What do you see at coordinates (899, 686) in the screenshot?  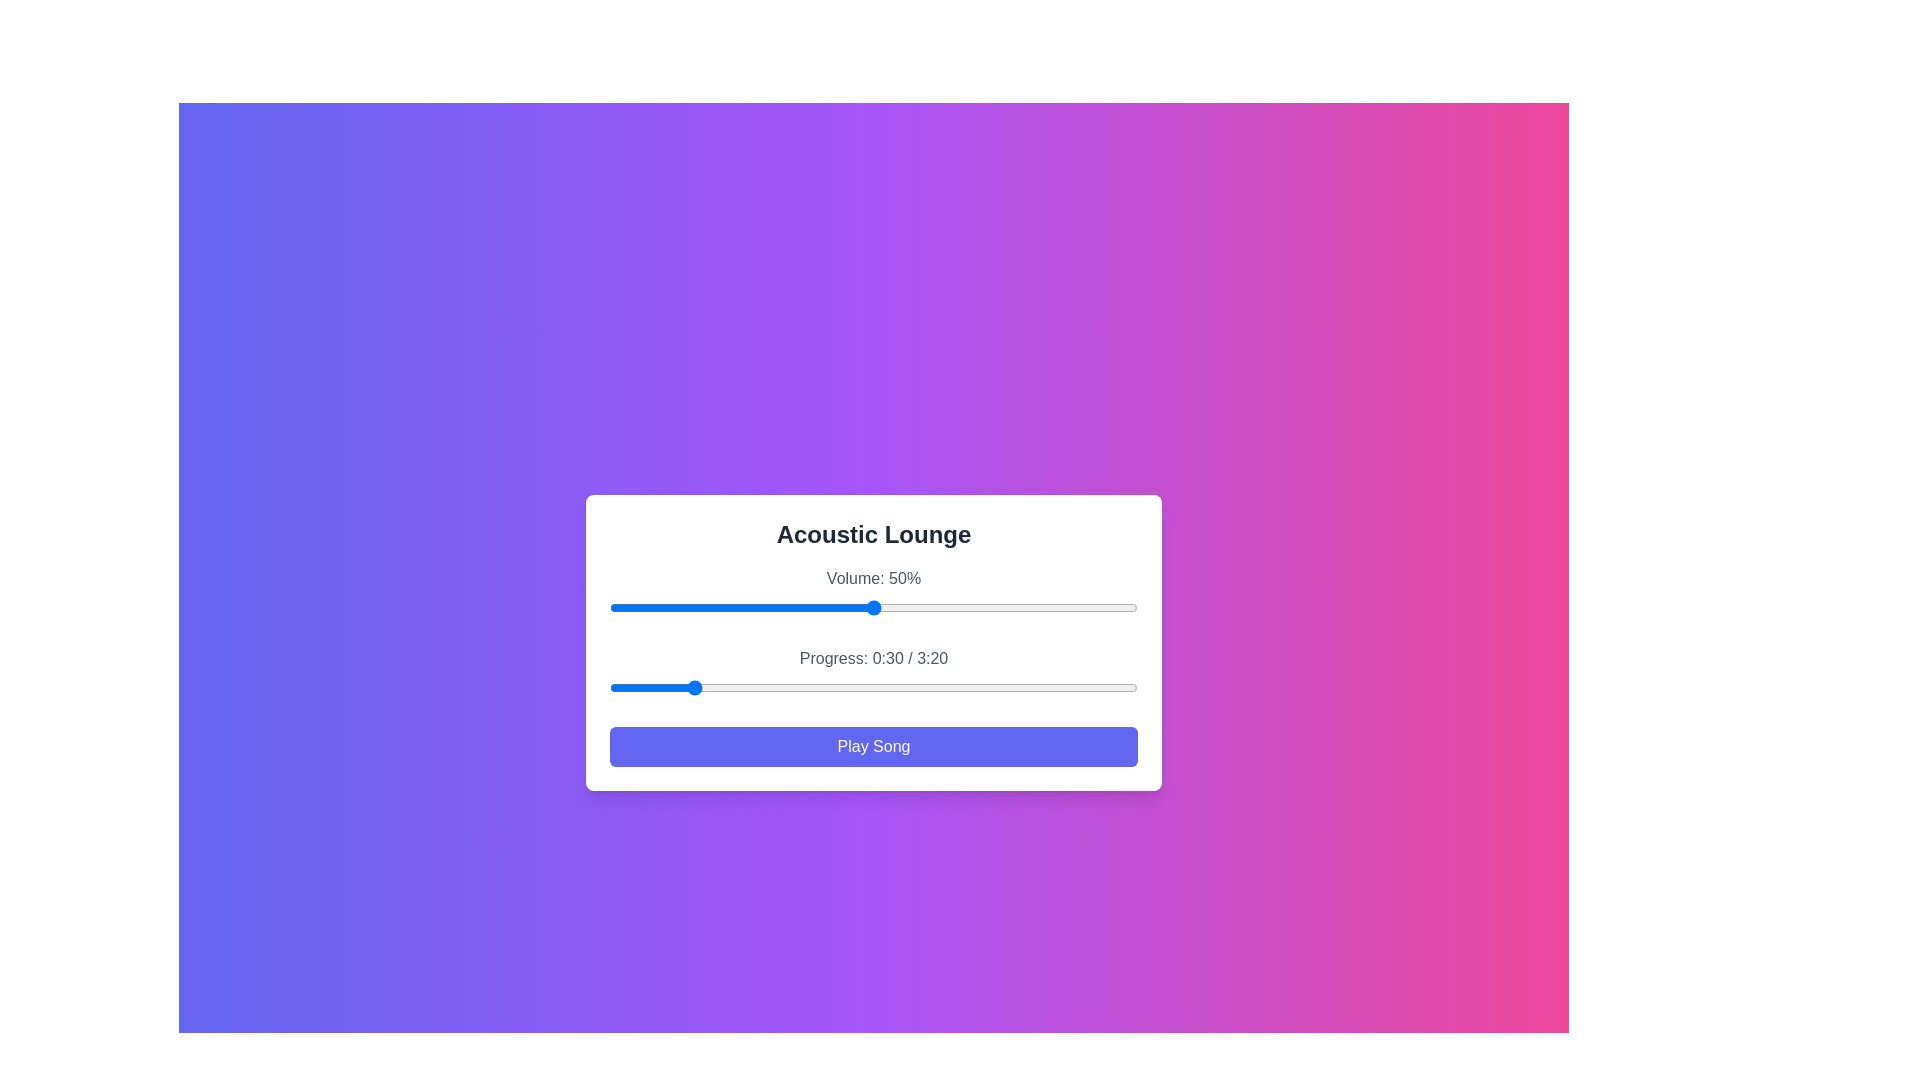 I see `the song progress to 110 seconds` at bounding box center [899, 686].